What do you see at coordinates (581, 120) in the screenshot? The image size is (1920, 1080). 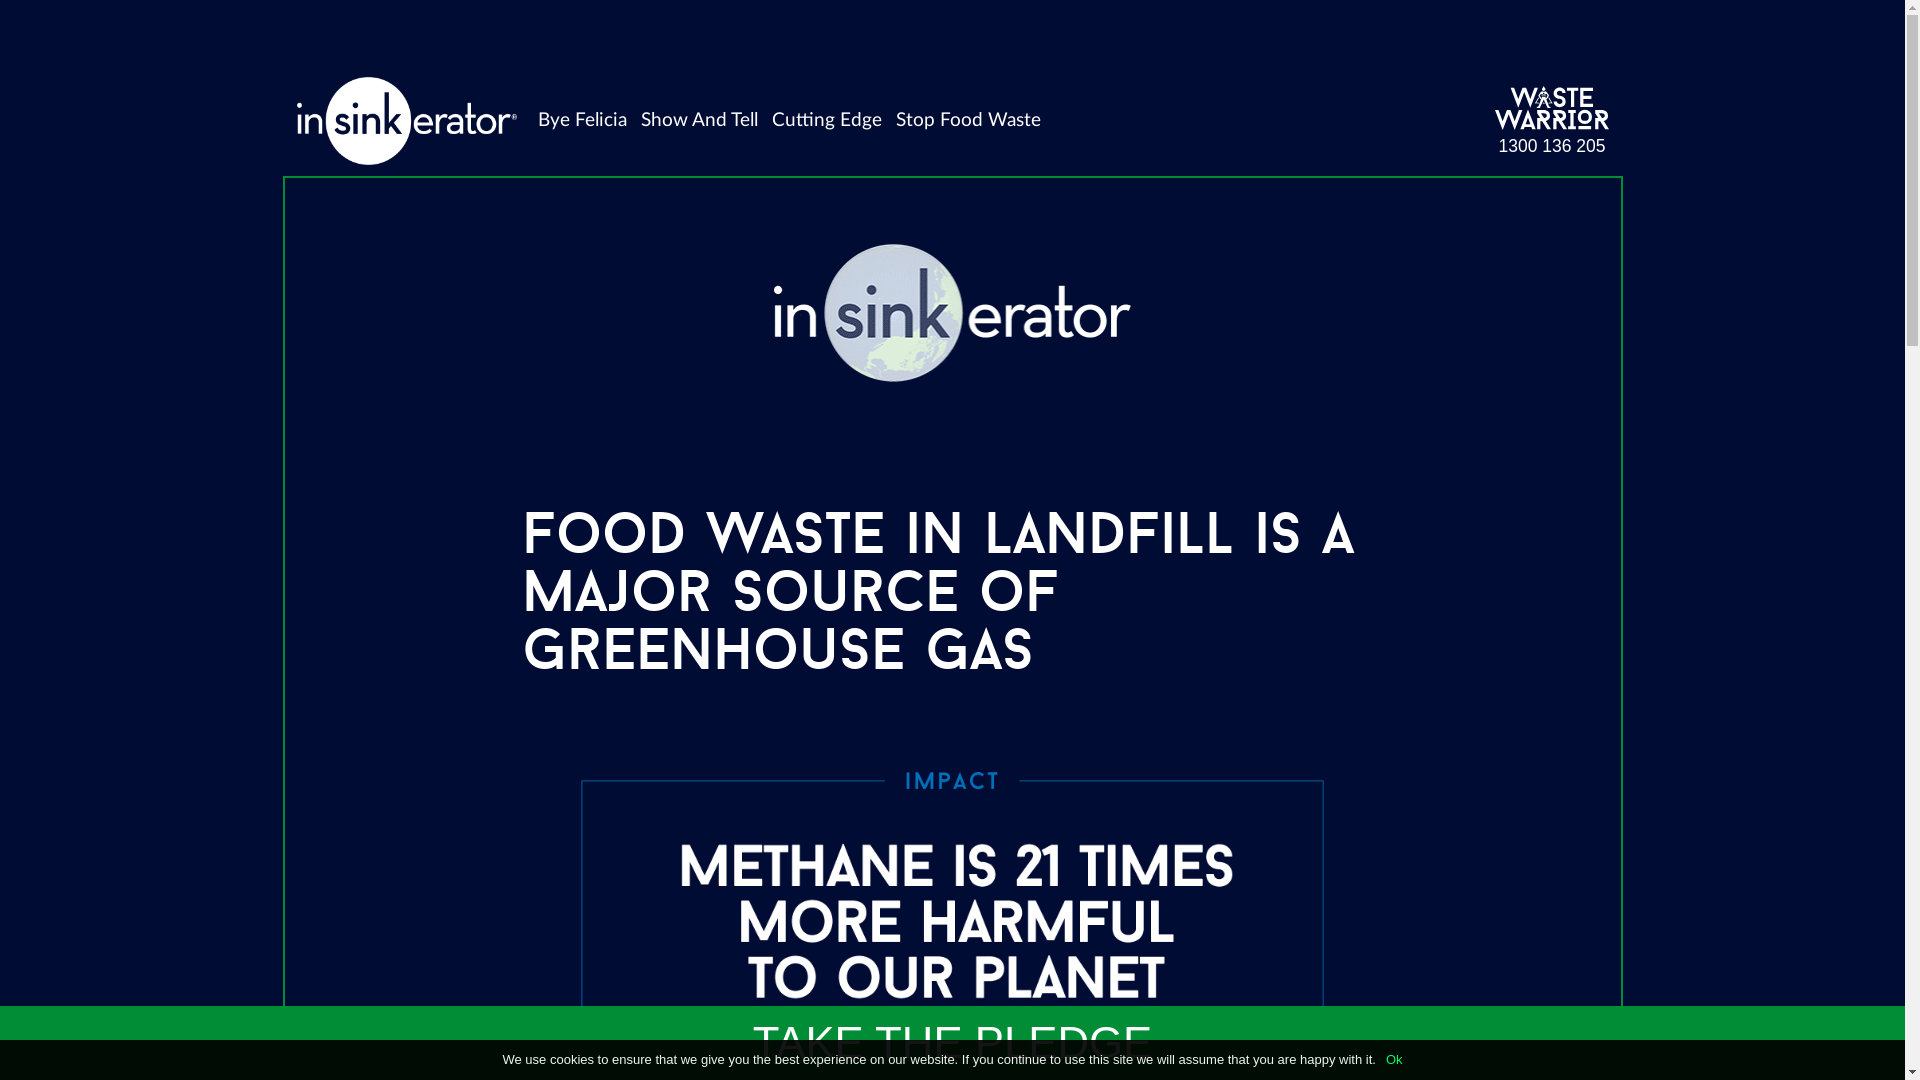 I see `'Bye Felicia'` at bounding box center [581, 120].